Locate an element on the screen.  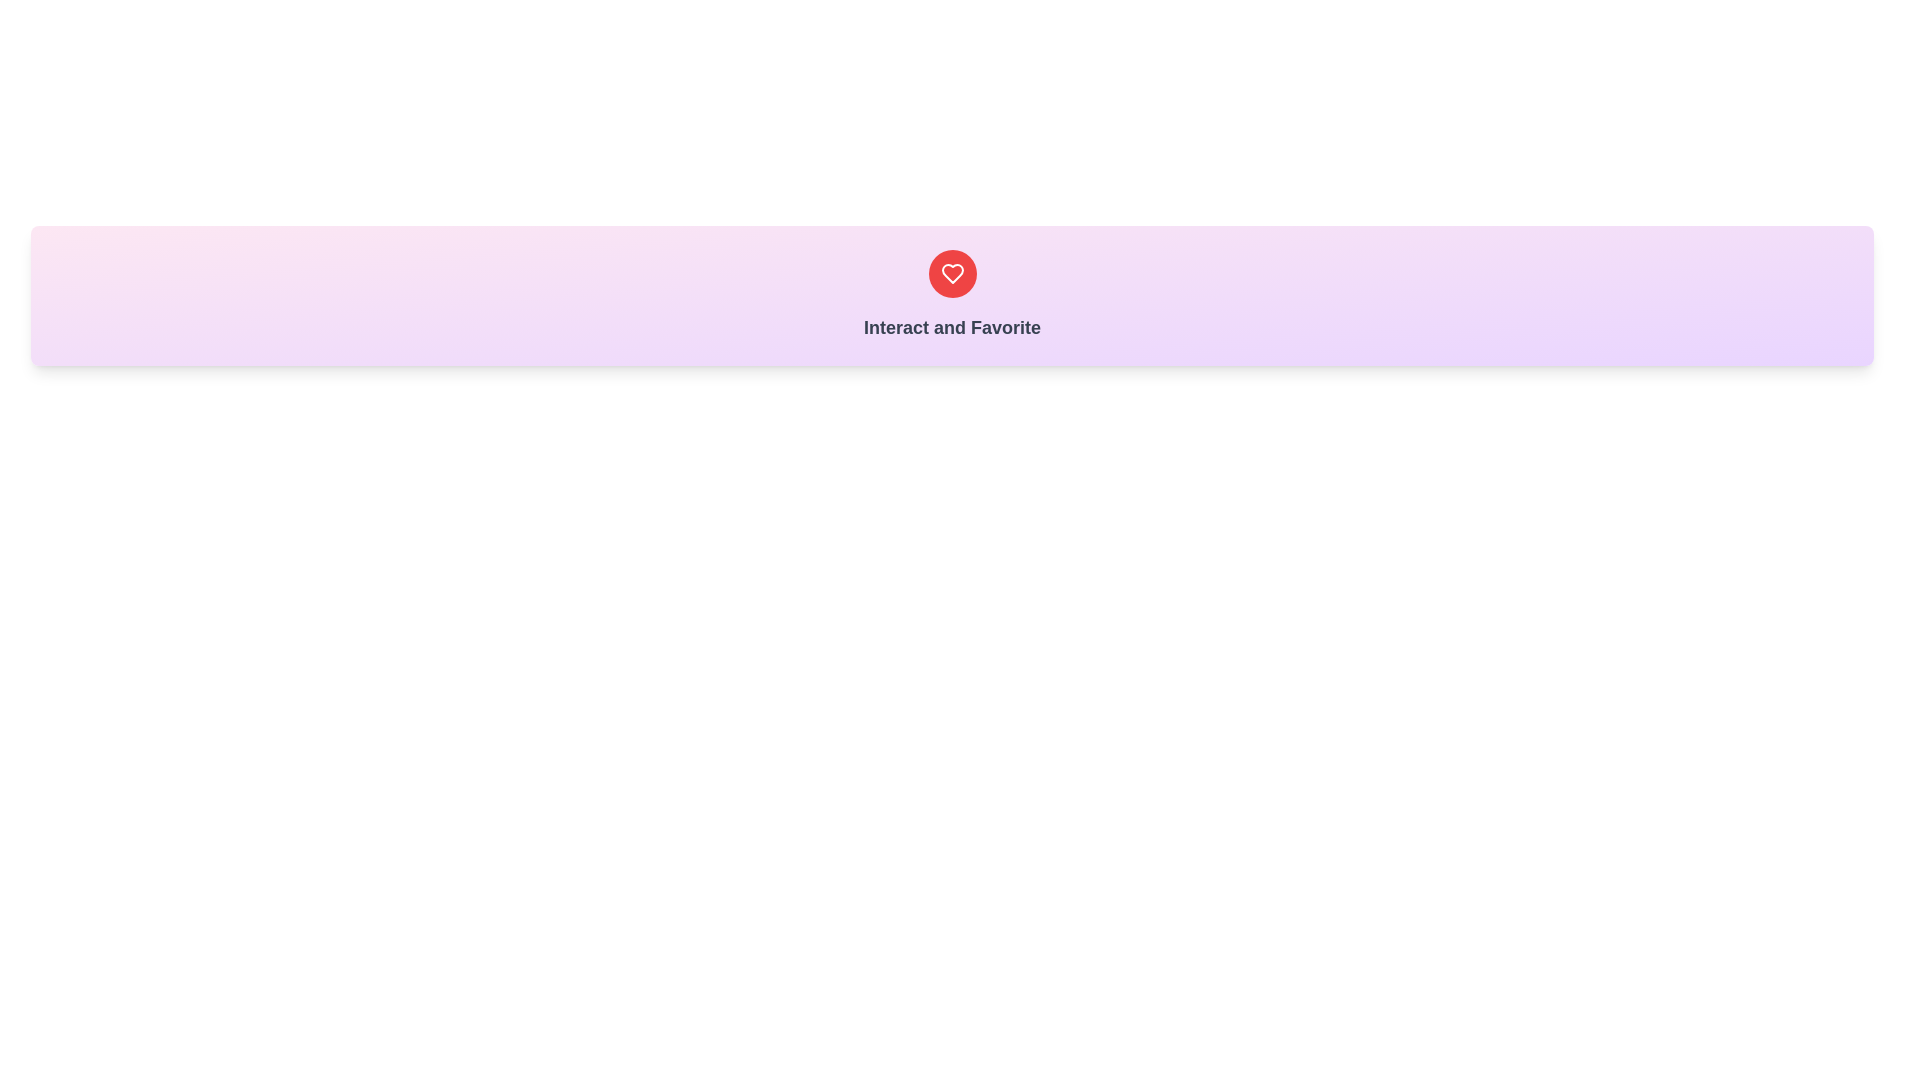
the circular red button with a white heart icon, which is centered above the text label 'Interact and Favorite' is located at coordinates (951, 273).